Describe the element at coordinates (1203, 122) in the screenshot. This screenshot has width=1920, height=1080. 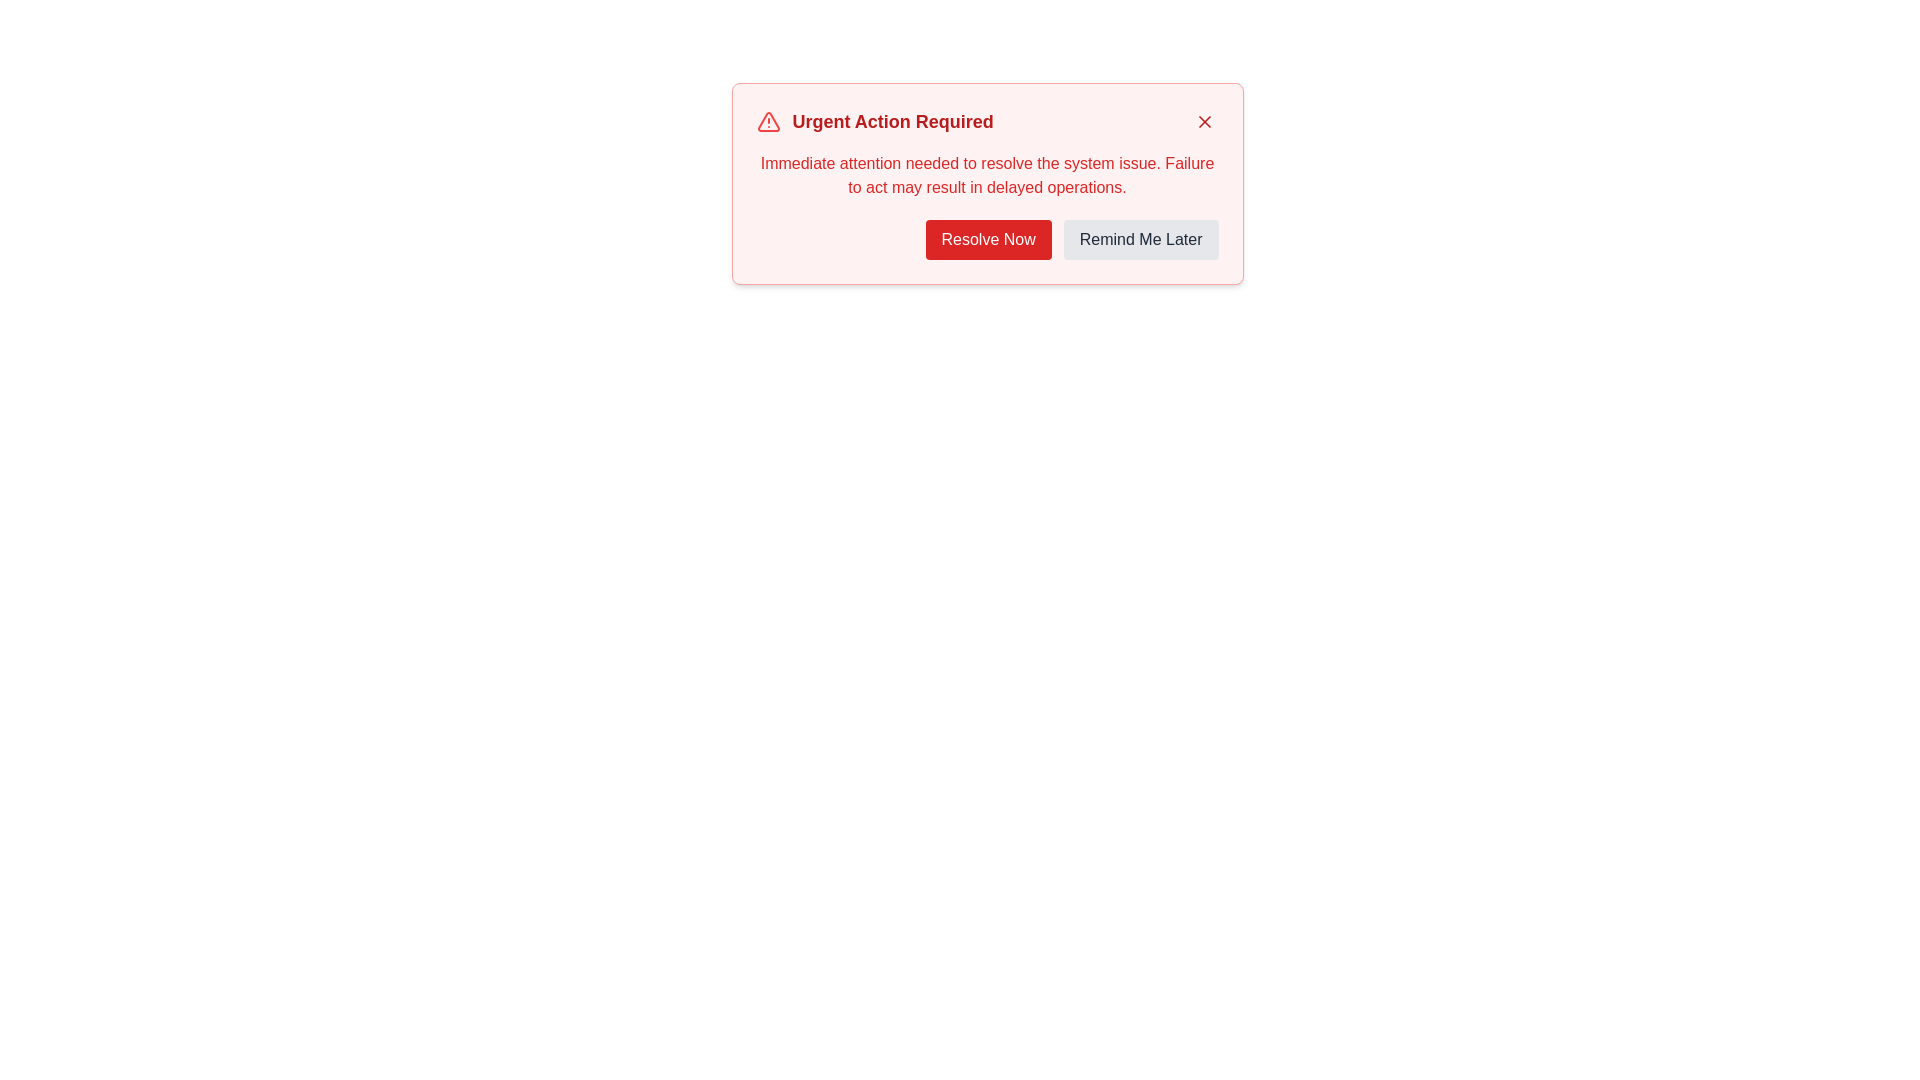
I see `the close button located at the top-right corner of the notification box` at that location.